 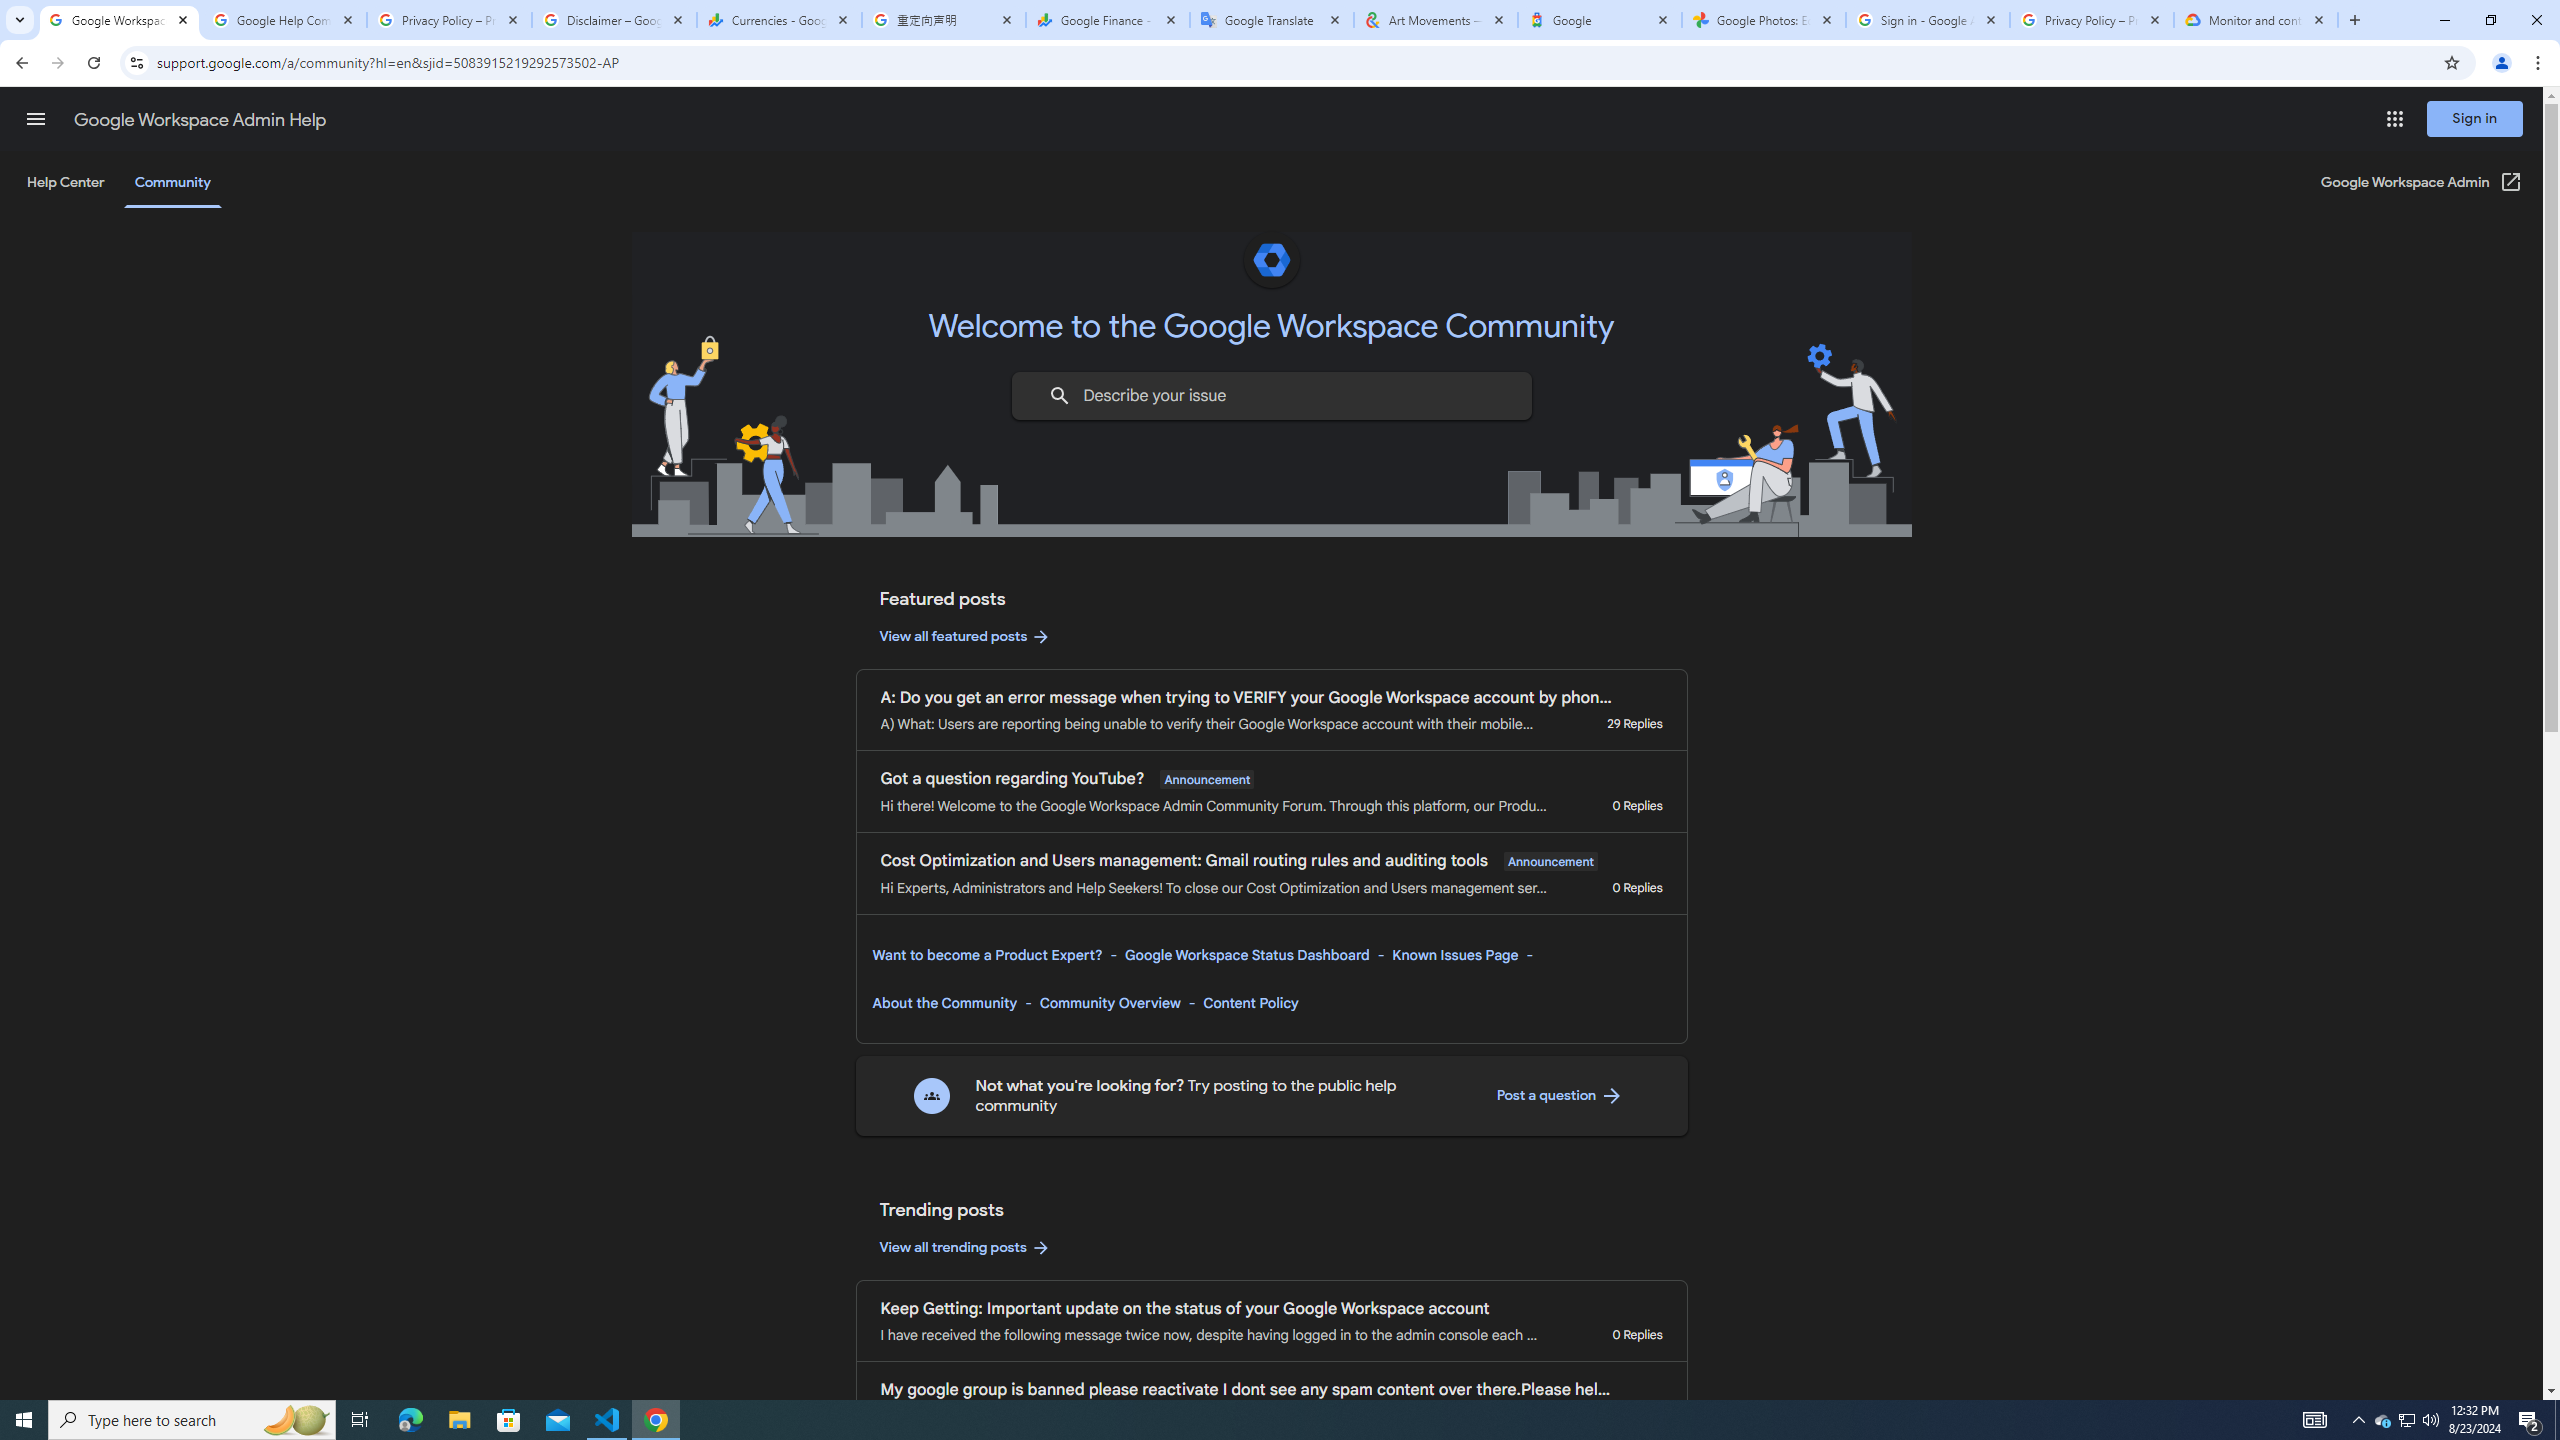 I want to click on 'Want to become a Product Expert?', so click(x=987, y=953).